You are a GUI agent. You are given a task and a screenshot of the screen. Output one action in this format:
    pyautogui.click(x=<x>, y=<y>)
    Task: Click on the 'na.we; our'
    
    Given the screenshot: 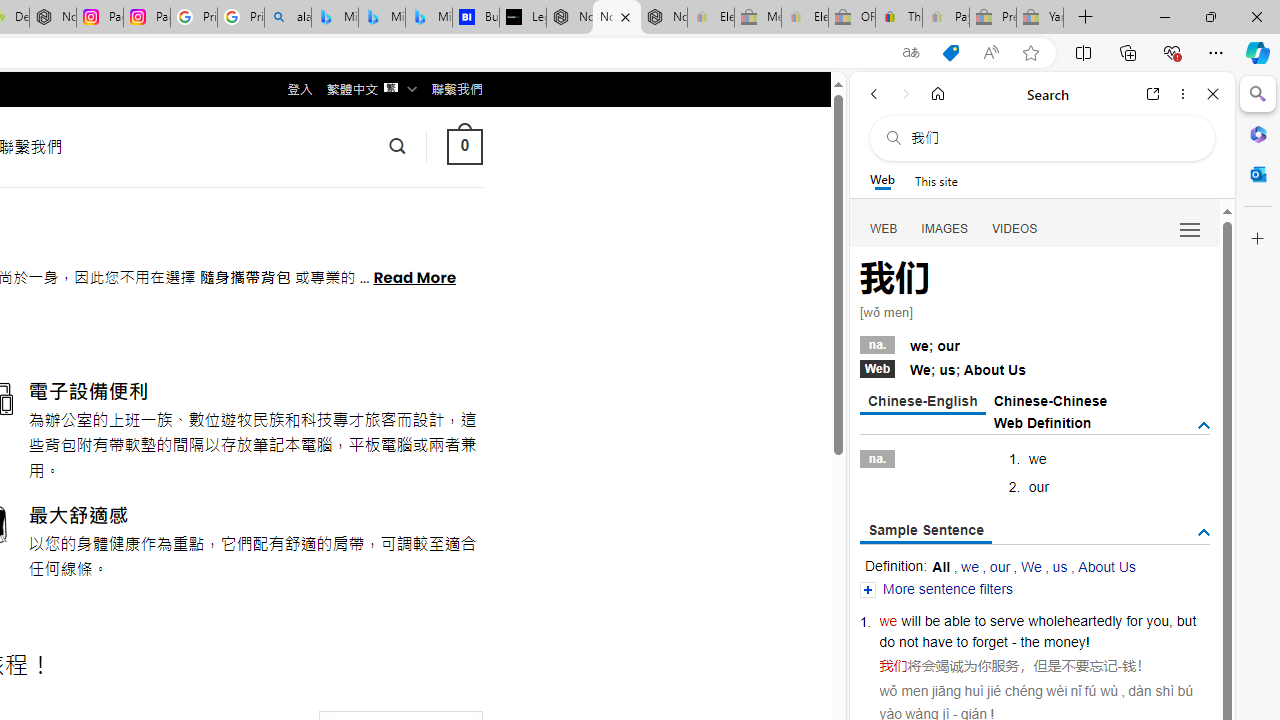 What is the action you would take?
    pyautogui.click(x=1034, y=342)
    